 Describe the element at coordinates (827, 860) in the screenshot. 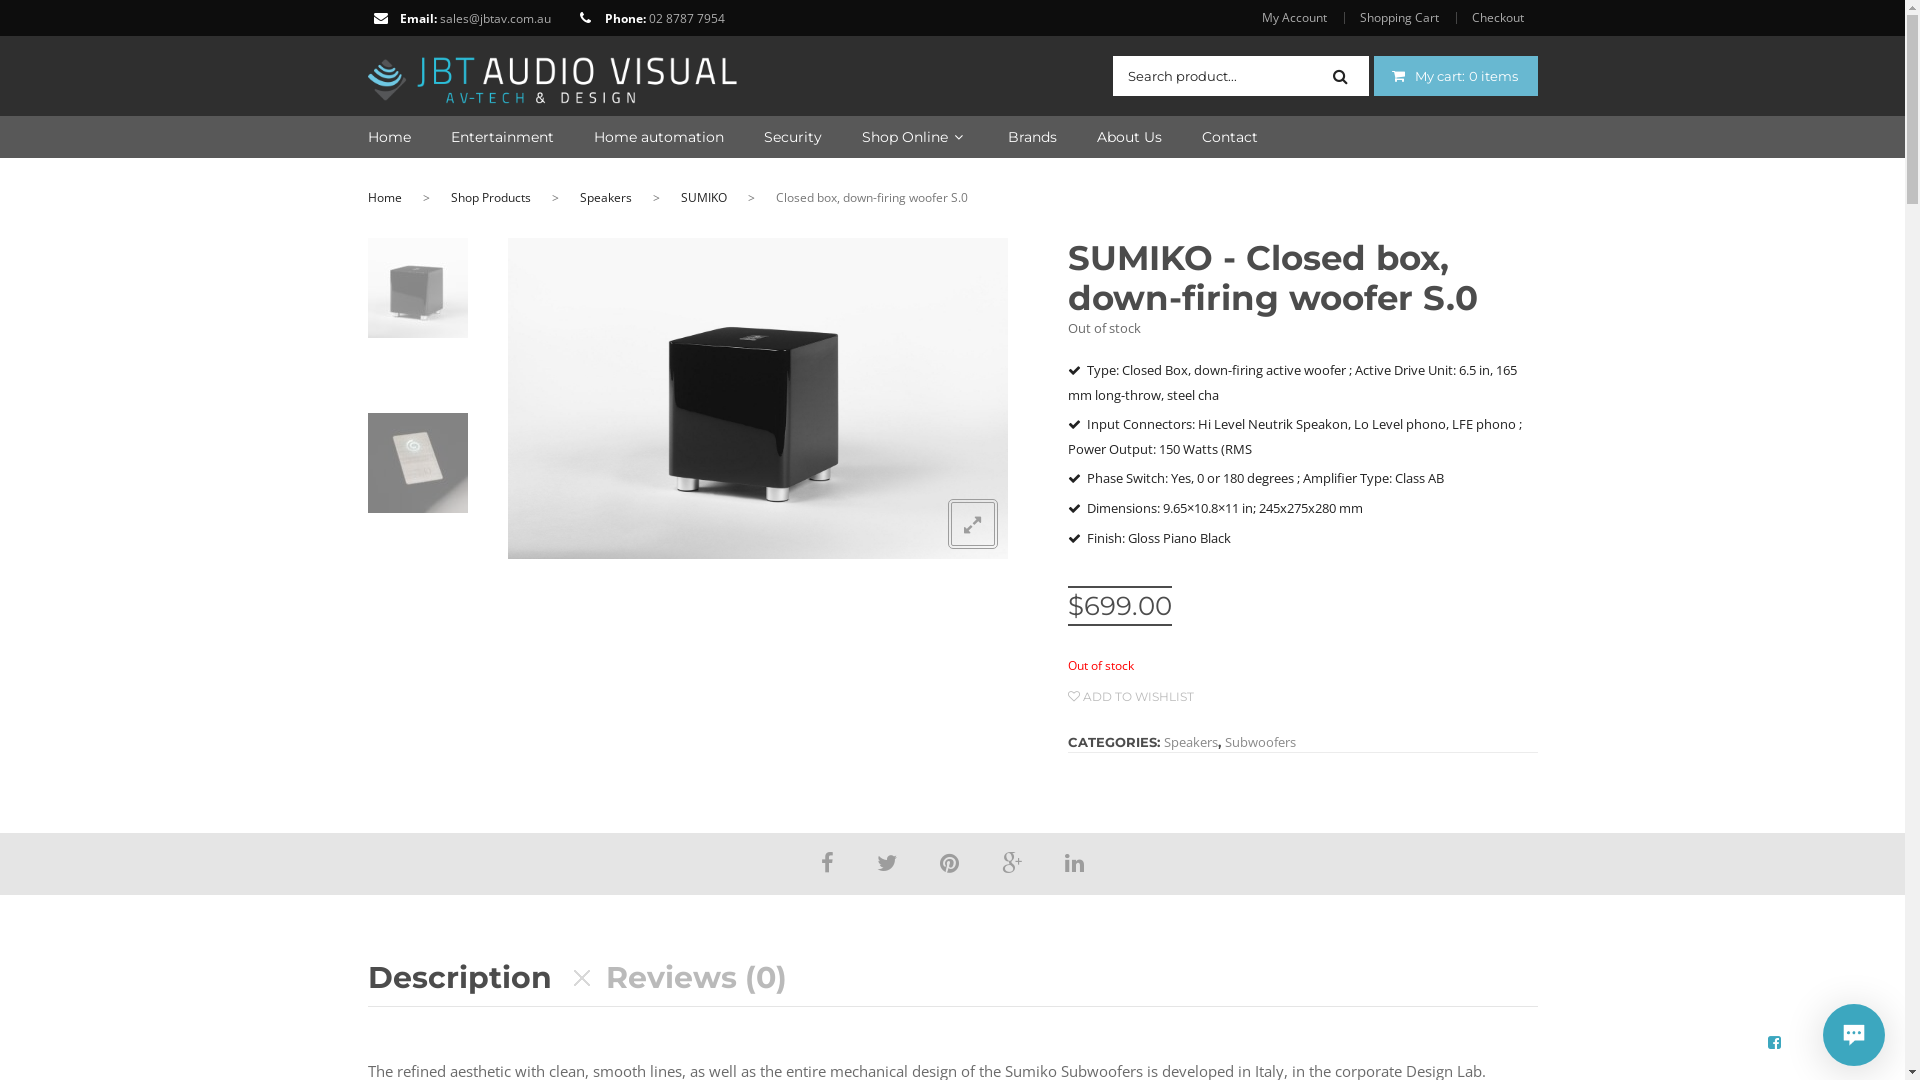

I see `'Facebook'` at that location.